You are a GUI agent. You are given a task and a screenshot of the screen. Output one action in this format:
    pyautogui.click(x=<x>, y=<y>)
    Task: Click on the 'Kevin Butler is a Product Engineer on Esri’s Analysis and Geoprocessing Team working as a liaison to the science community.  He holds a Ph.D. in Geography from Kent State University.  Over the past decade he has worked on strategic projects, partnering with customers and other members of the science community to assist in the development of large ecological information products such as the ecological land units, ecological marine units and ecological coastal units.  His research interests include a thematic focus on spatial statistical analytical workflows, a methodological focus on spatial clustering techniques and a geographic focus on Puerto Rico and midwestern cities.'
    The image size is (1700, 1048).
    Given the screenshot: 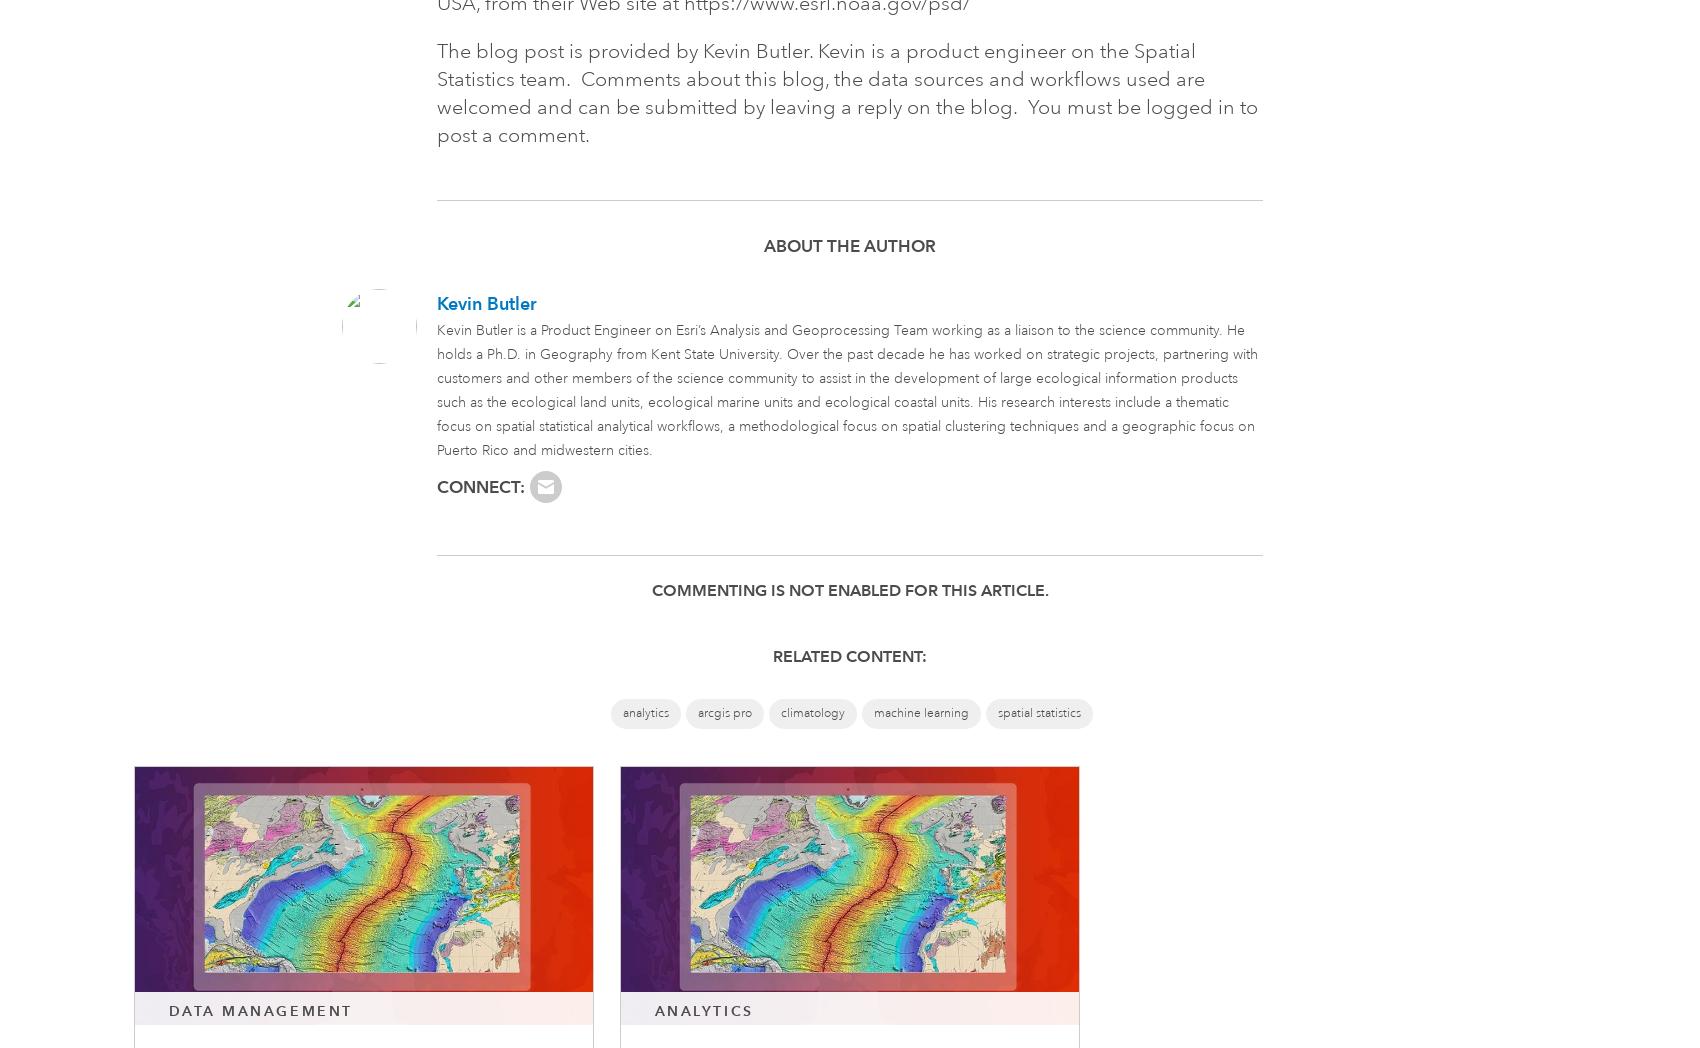 What is the action you would take?
    pyautogui.click(x=846, y=389)
    